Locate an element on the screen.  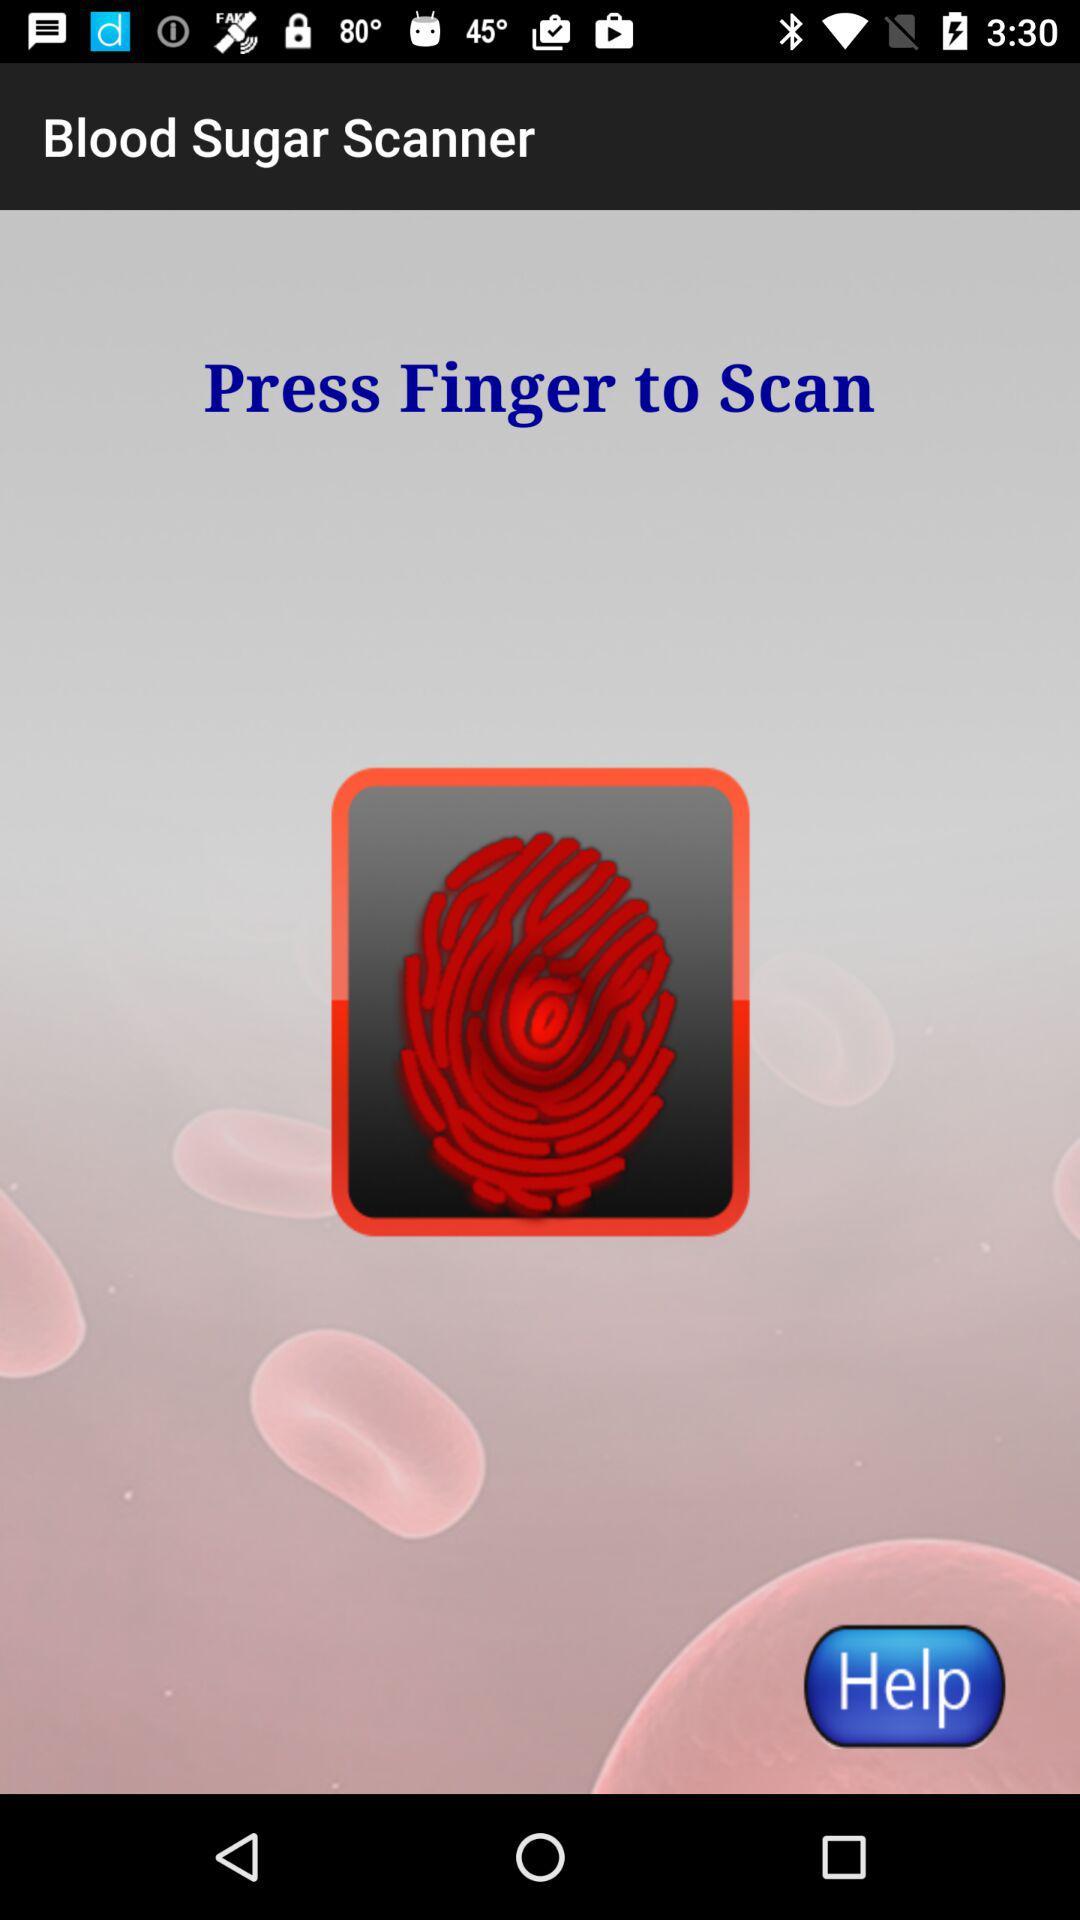
help is located at coordinates (903, 1684).